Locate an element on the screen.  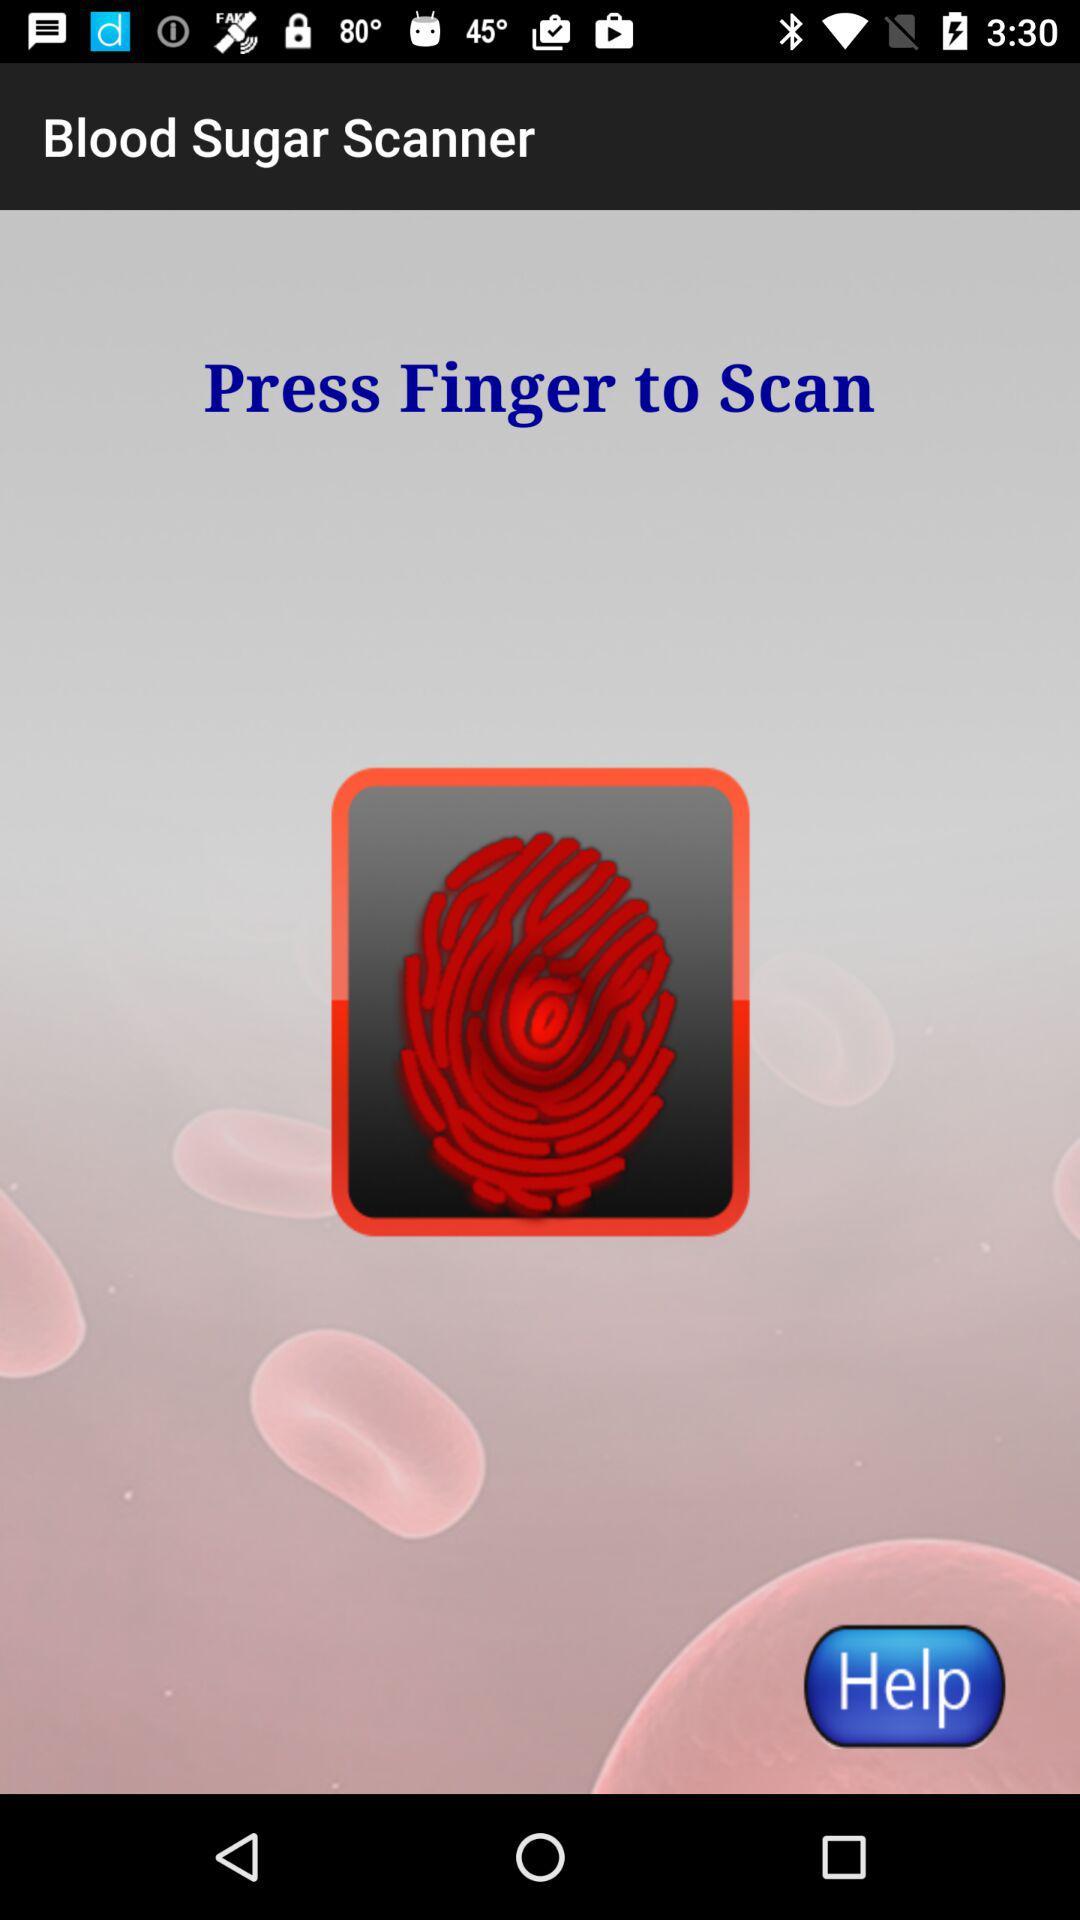
help is located at coordinates (903, 1684).